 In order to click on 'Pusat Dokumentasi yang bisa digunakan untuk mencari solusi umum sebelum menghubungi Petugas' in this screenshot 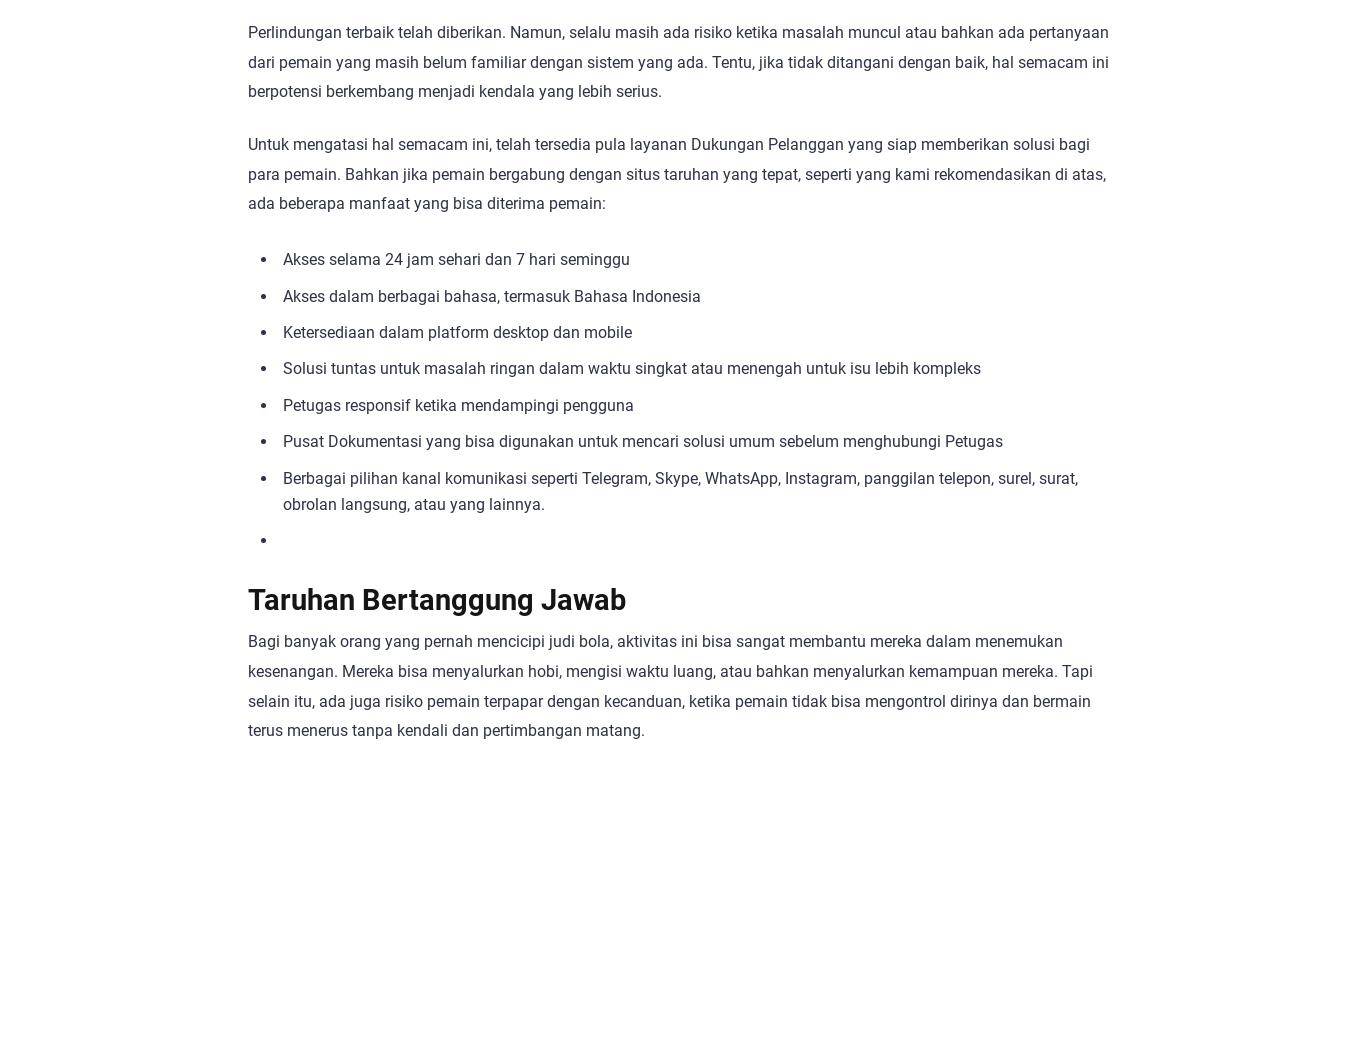, I will do `click(283, 441)`.